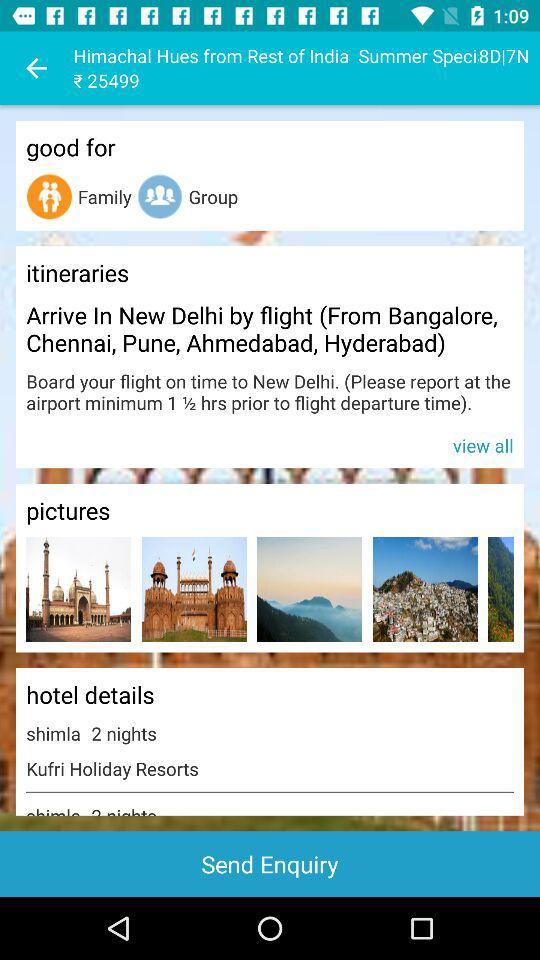 This screenshot has height=960, width=540. I want to click on view all item, so click(270, 444).